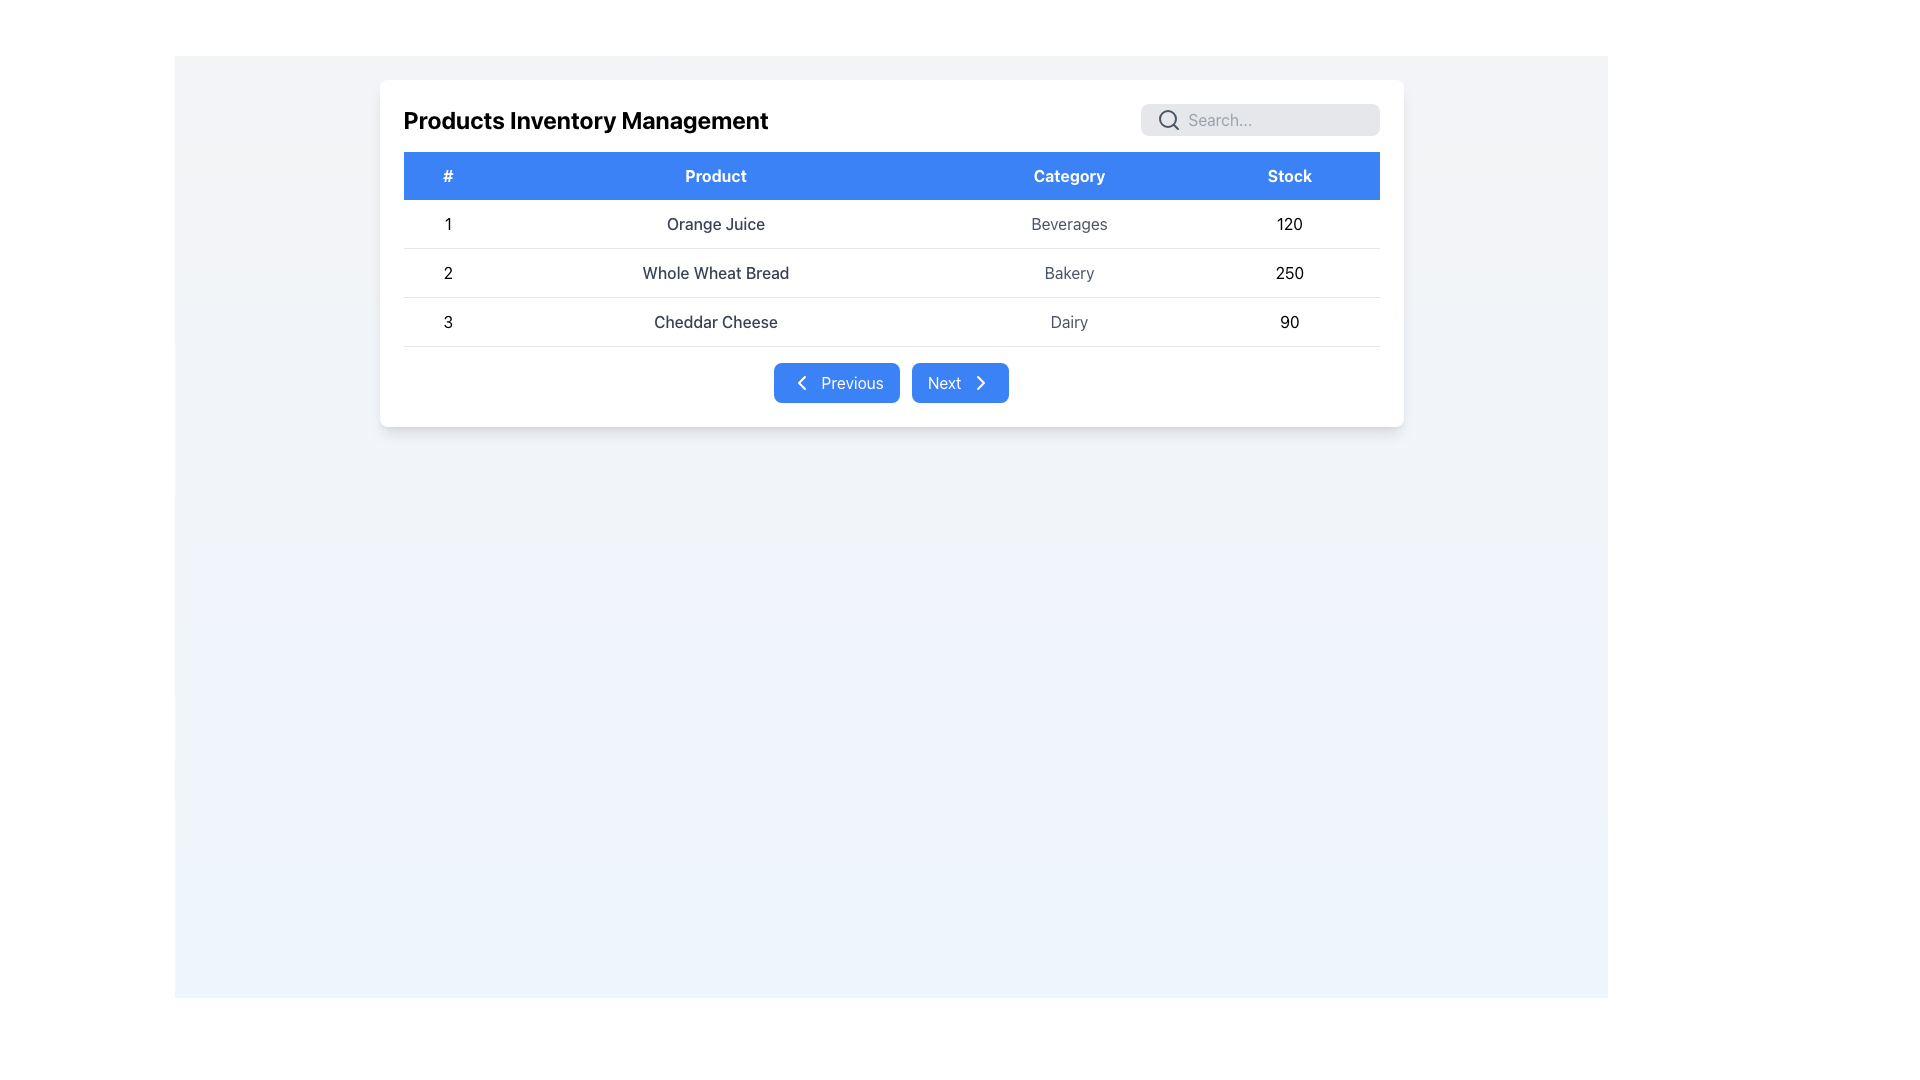  Describe the element at coordinates (447, 175) in the screenshot. I see `the blue table header cell containing the '#' symbol` at that location.